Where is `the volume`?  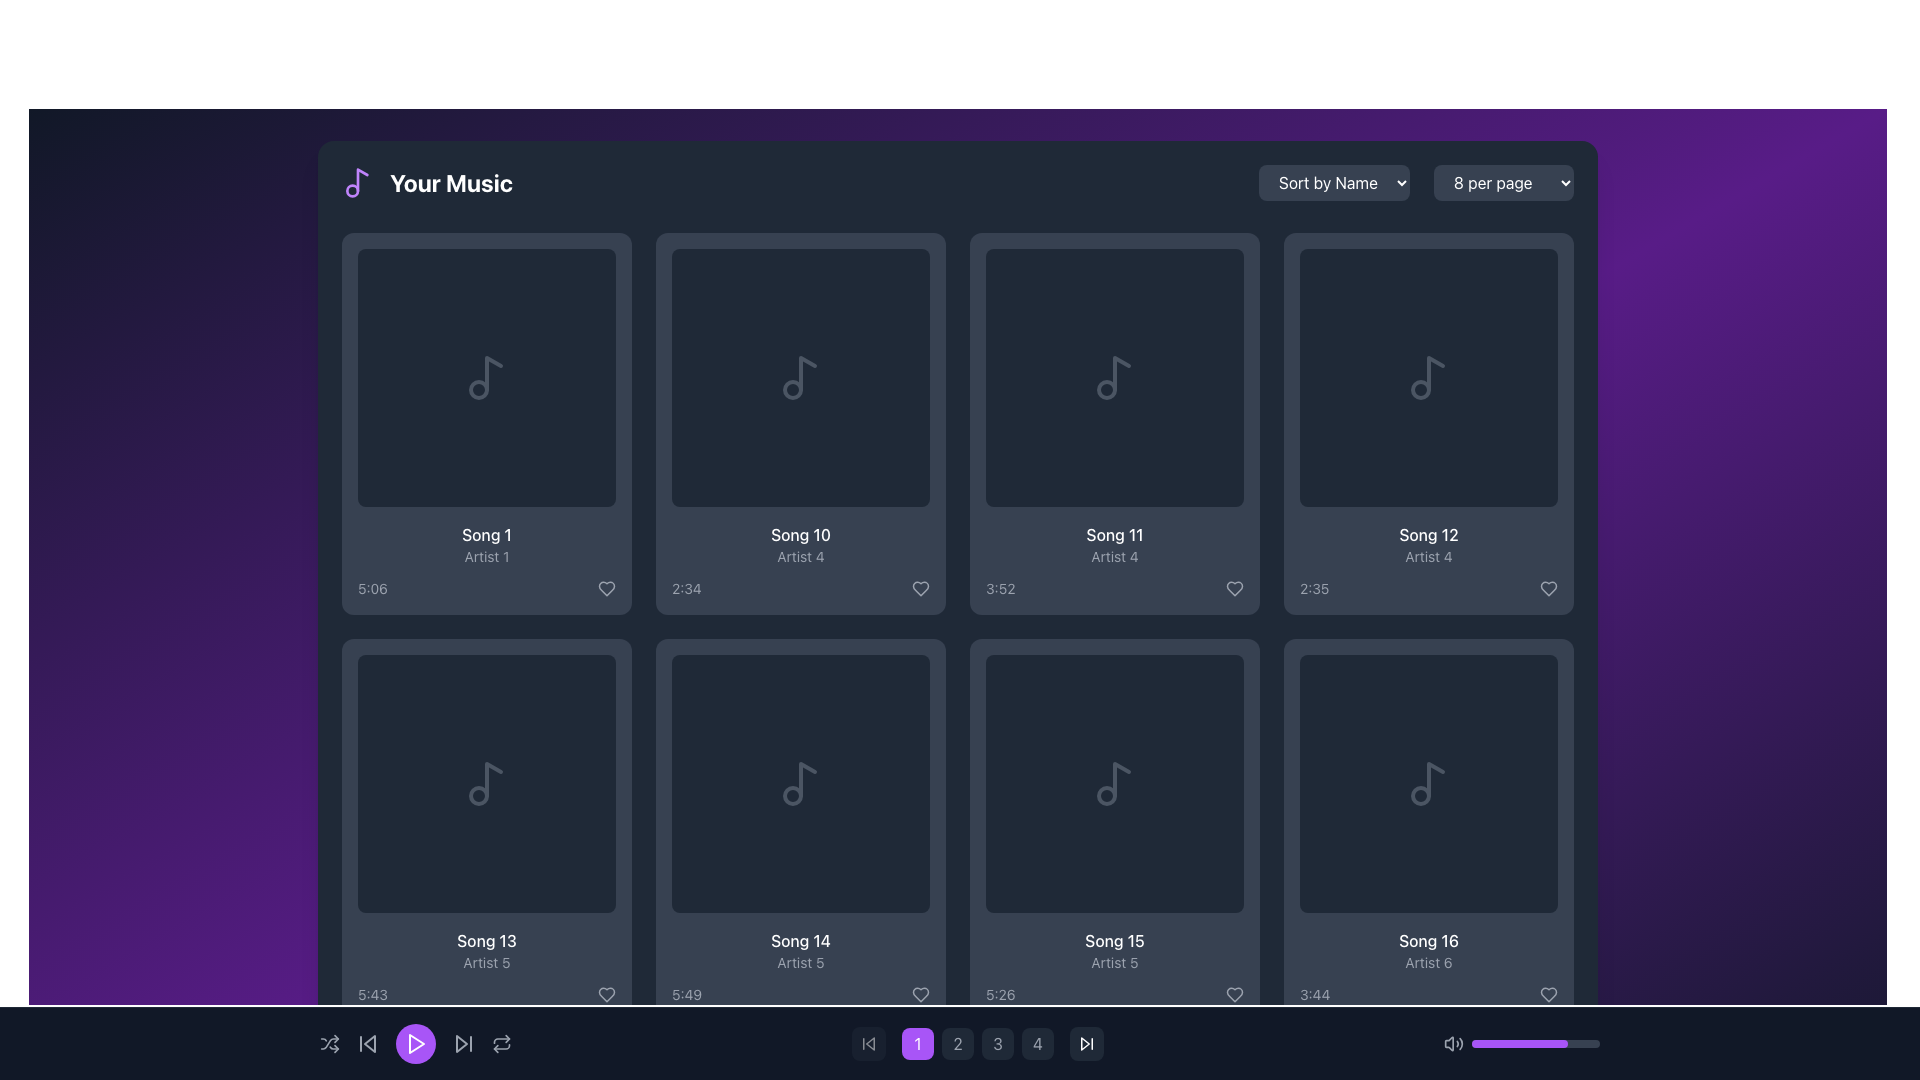 the volume is located at coordinates (1479, 1043).